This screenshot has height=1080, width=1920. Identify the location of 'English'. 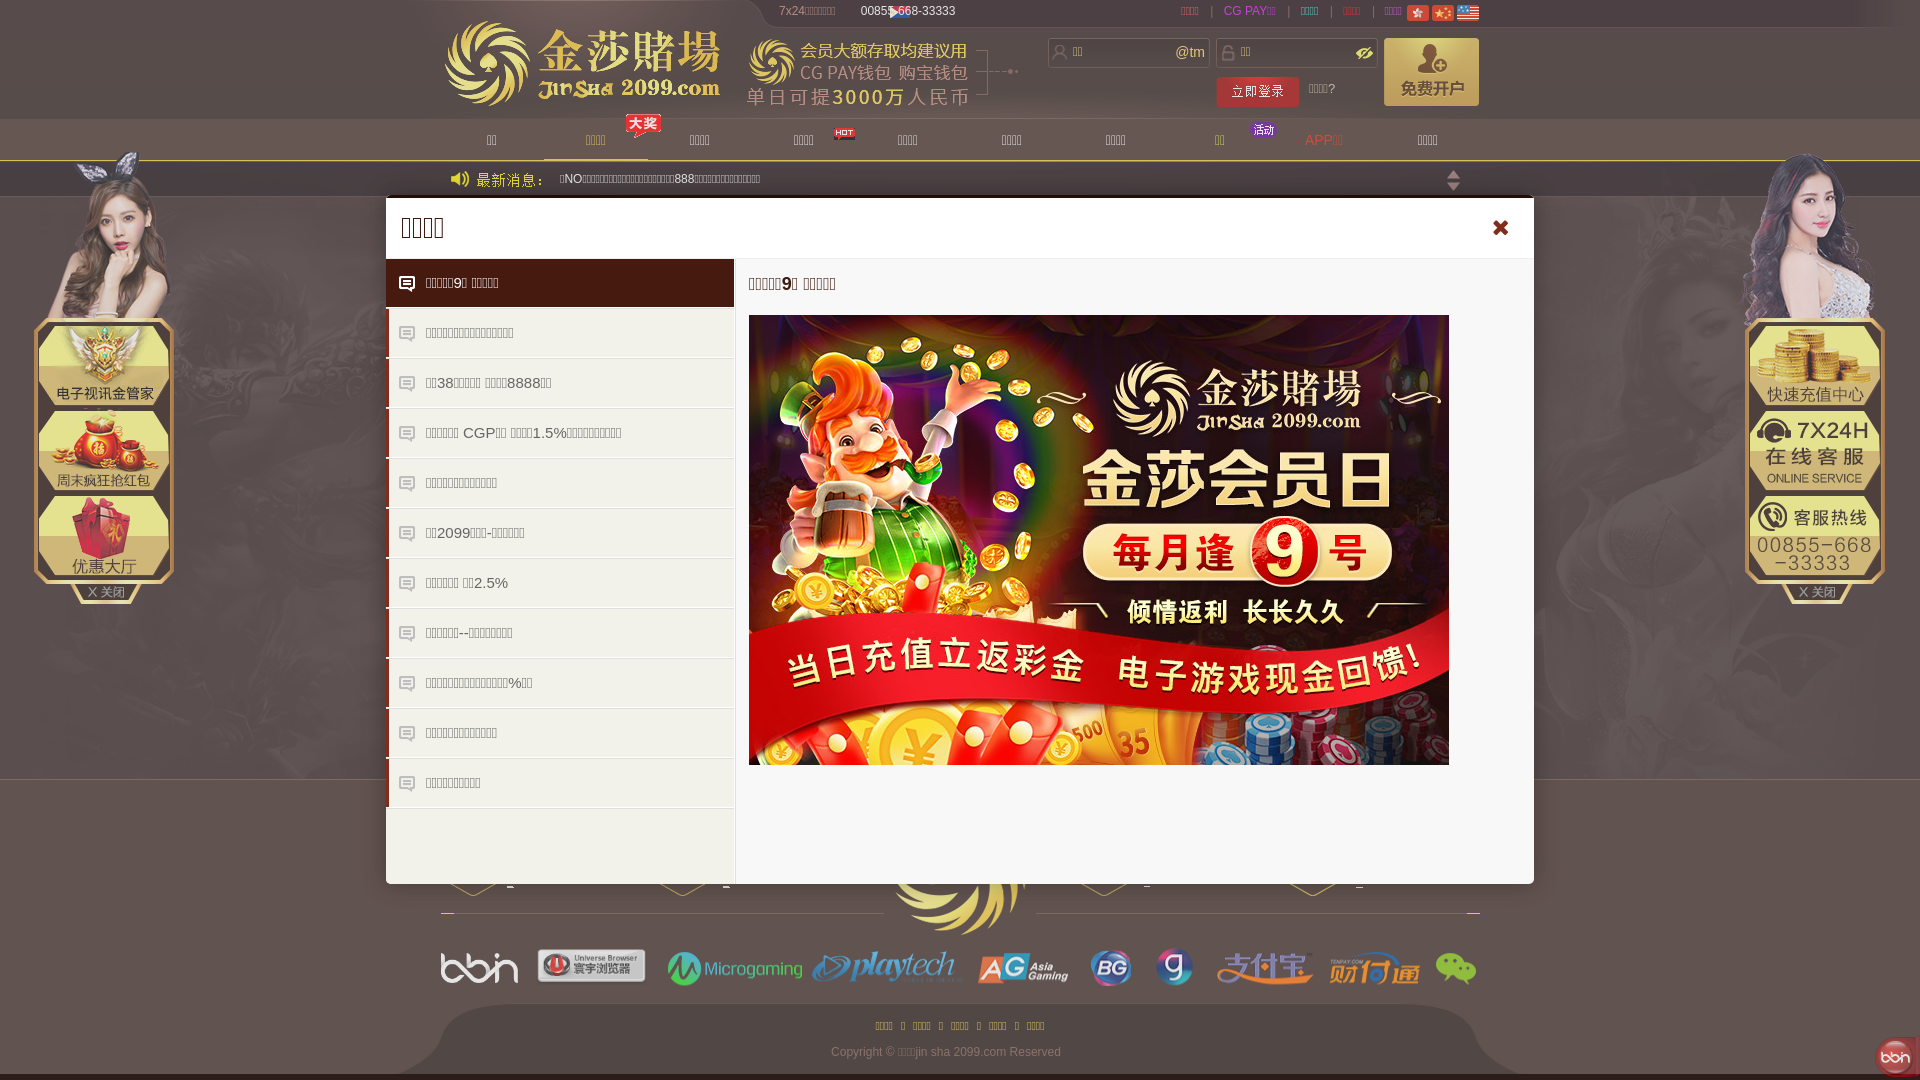
(1457, 12).